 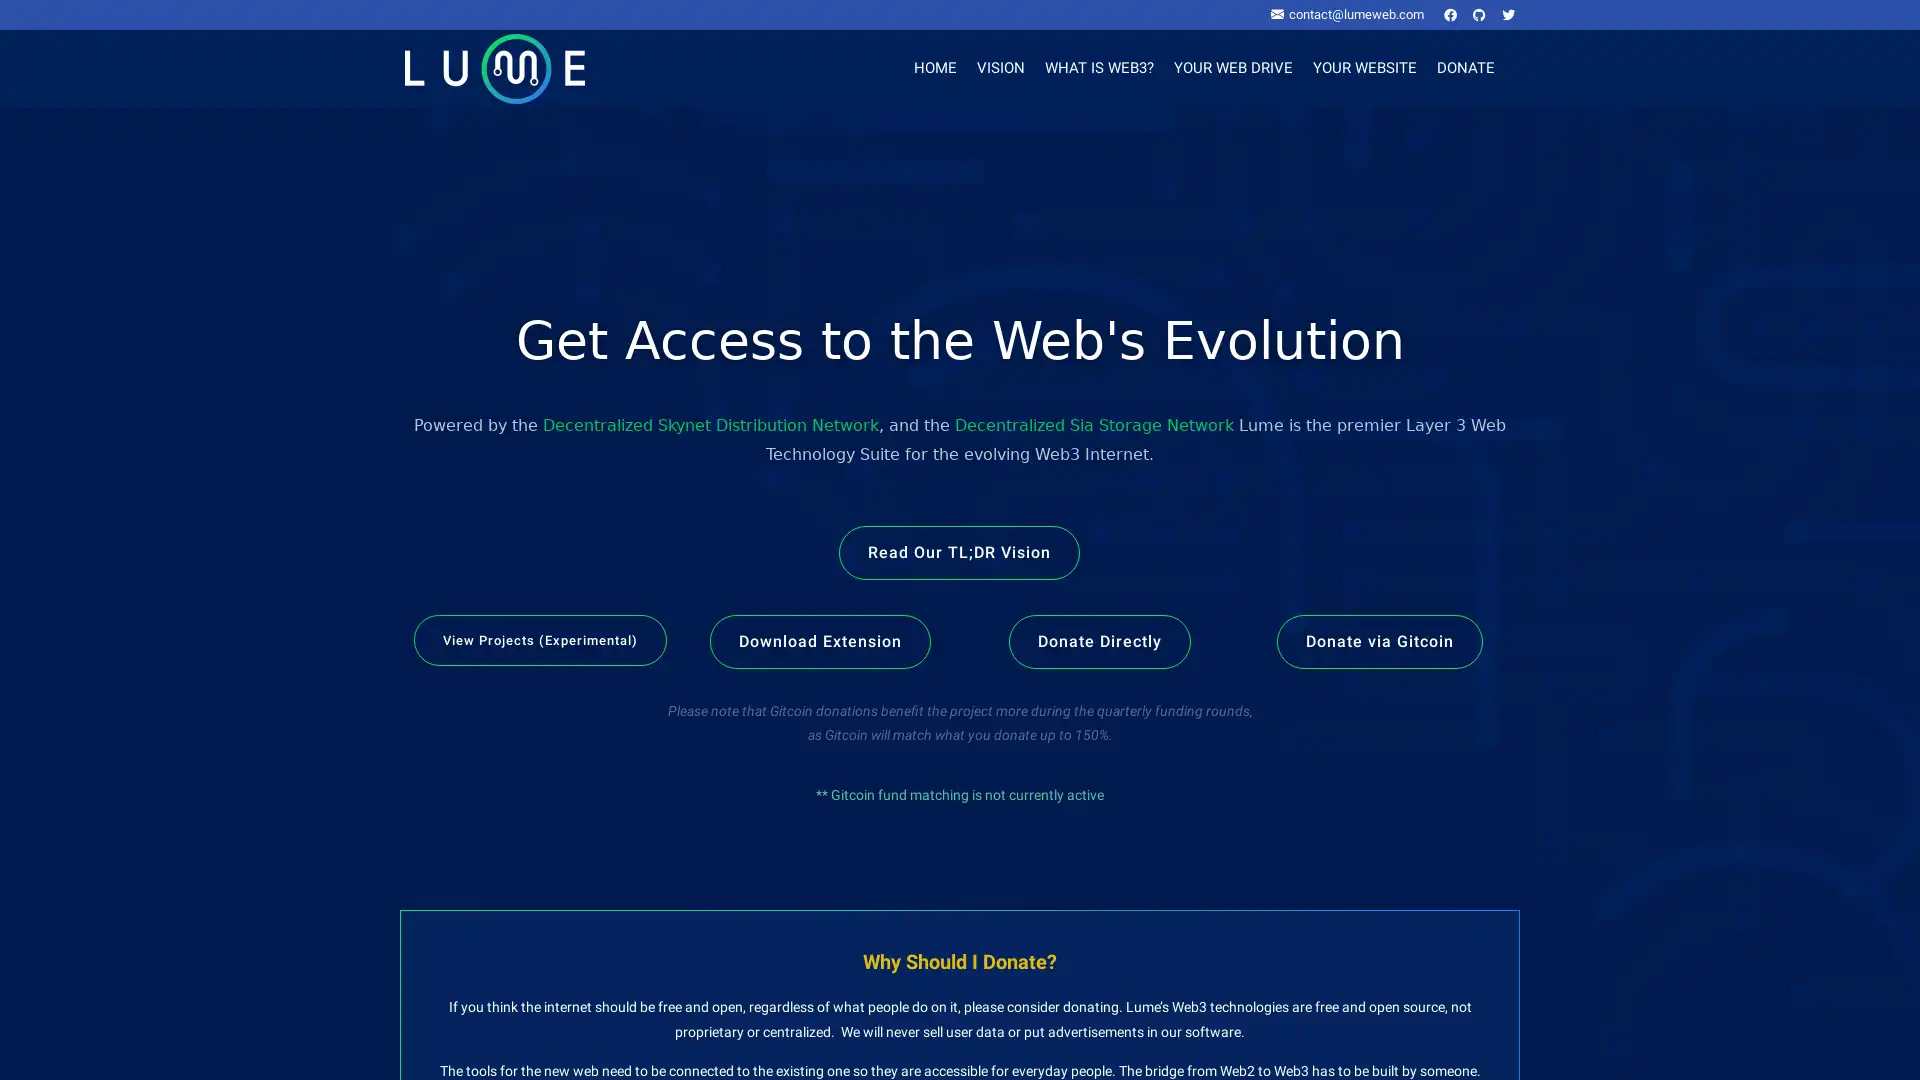 What do you see at coordinates (958, 551) in the screenshot?
I see `Read Our TL;DR Vision` at bounding box center [958, 551].